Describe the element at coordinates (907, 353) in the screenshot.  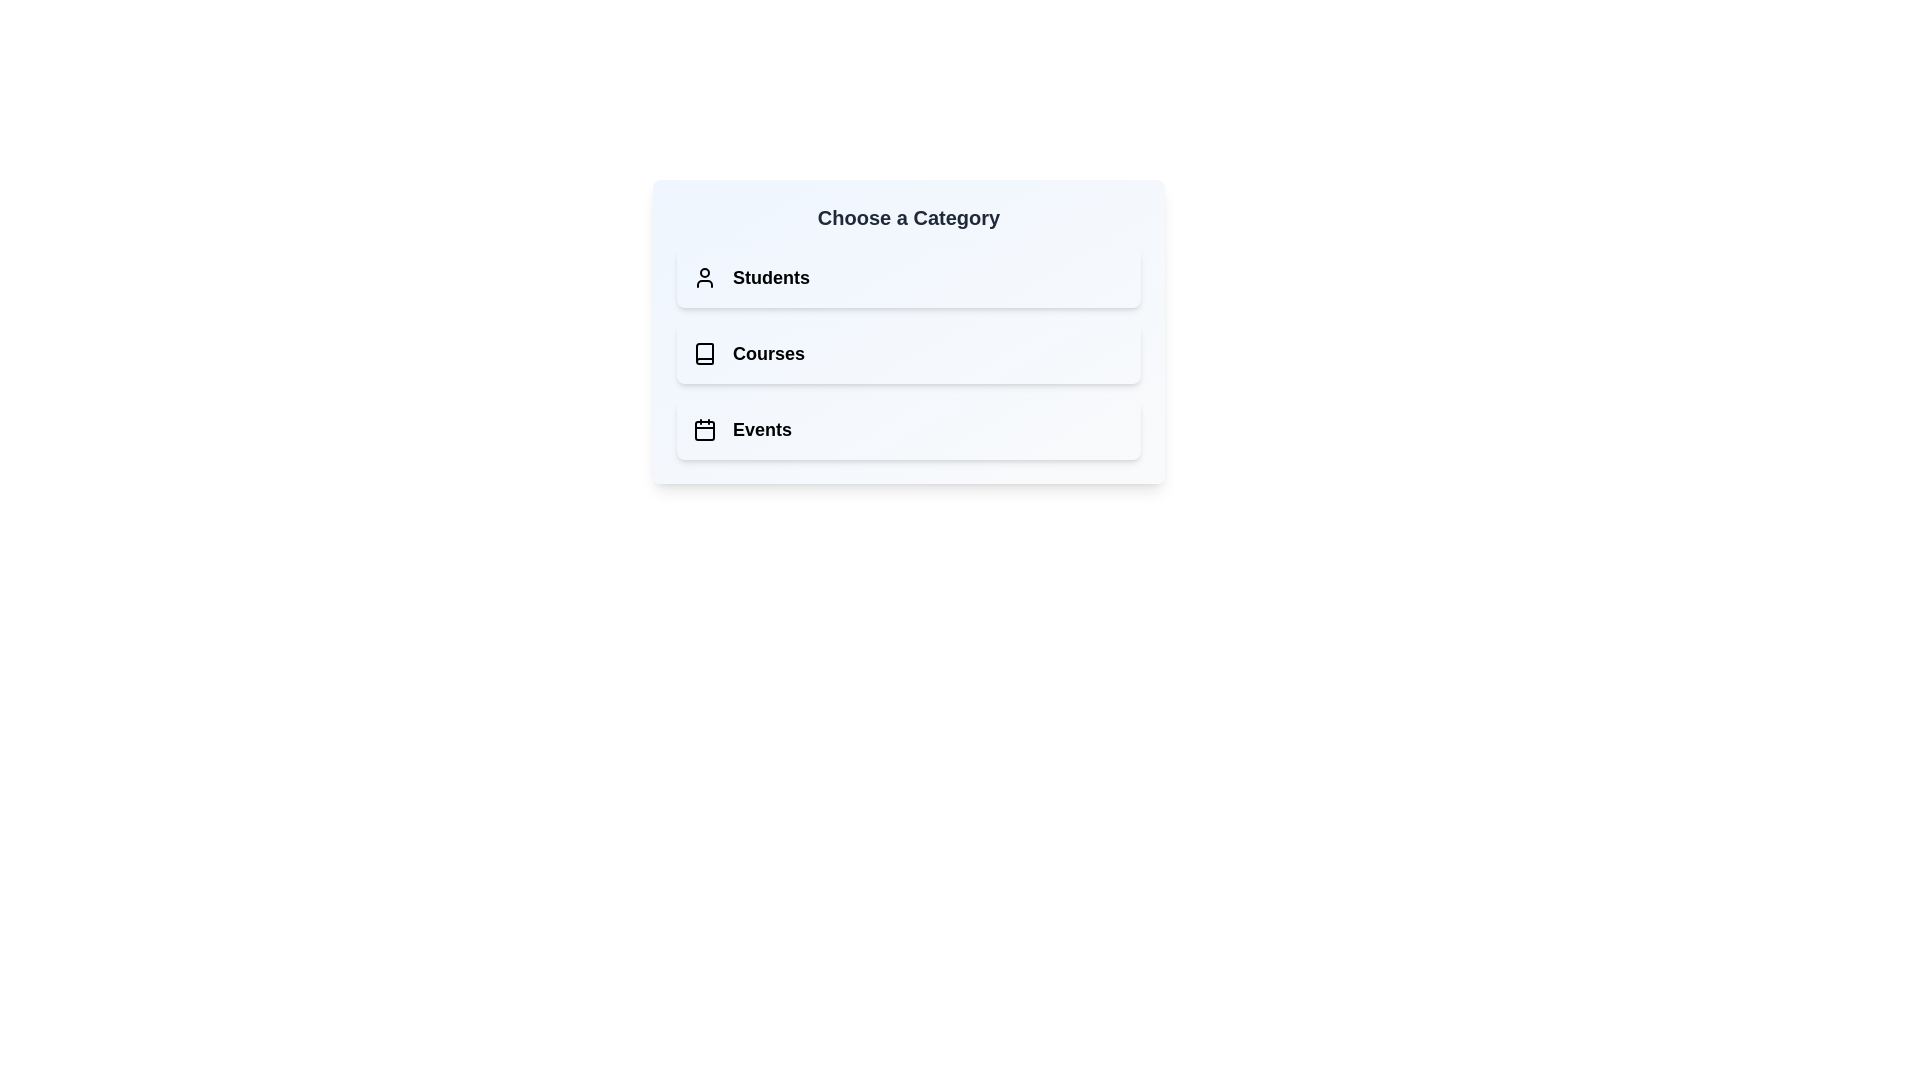
I see `the category card corresponding to Courses` at that location.